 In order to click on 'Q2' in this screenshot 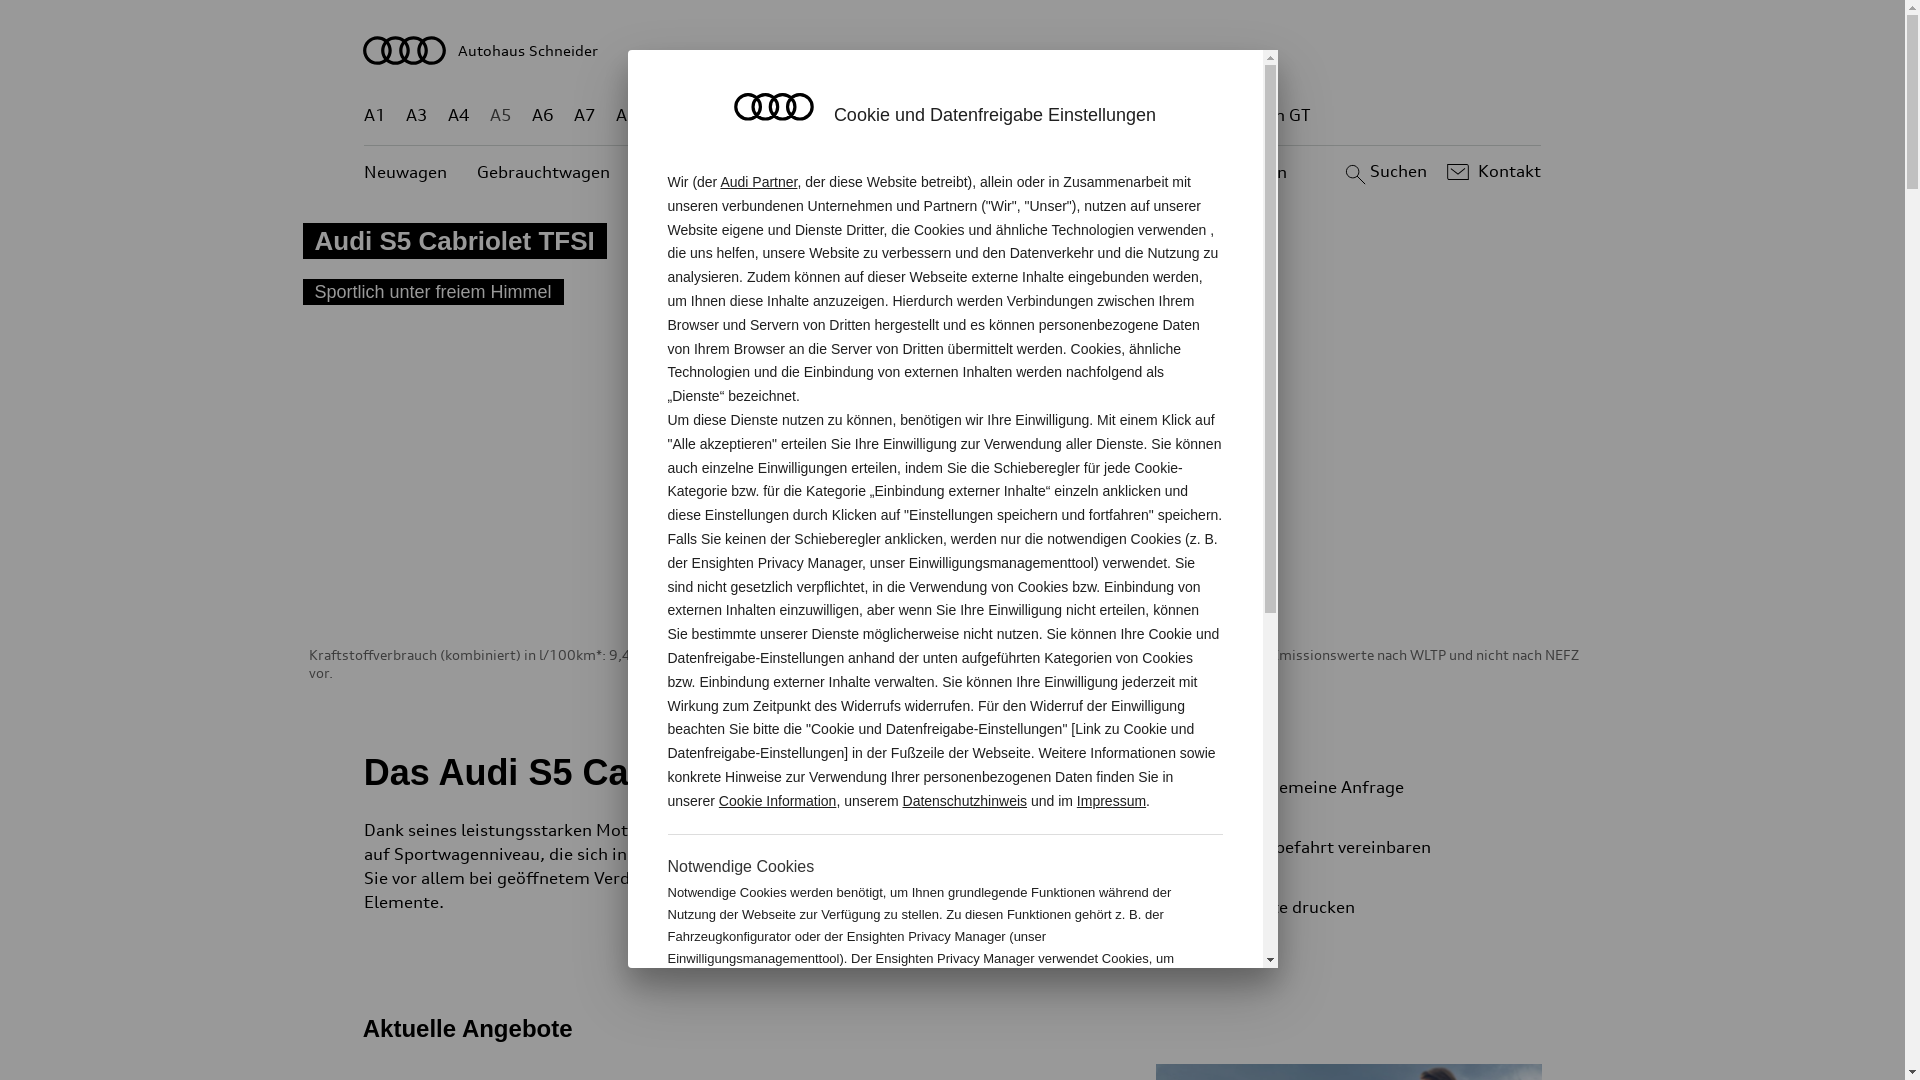, I will do `click(669, 115)`.